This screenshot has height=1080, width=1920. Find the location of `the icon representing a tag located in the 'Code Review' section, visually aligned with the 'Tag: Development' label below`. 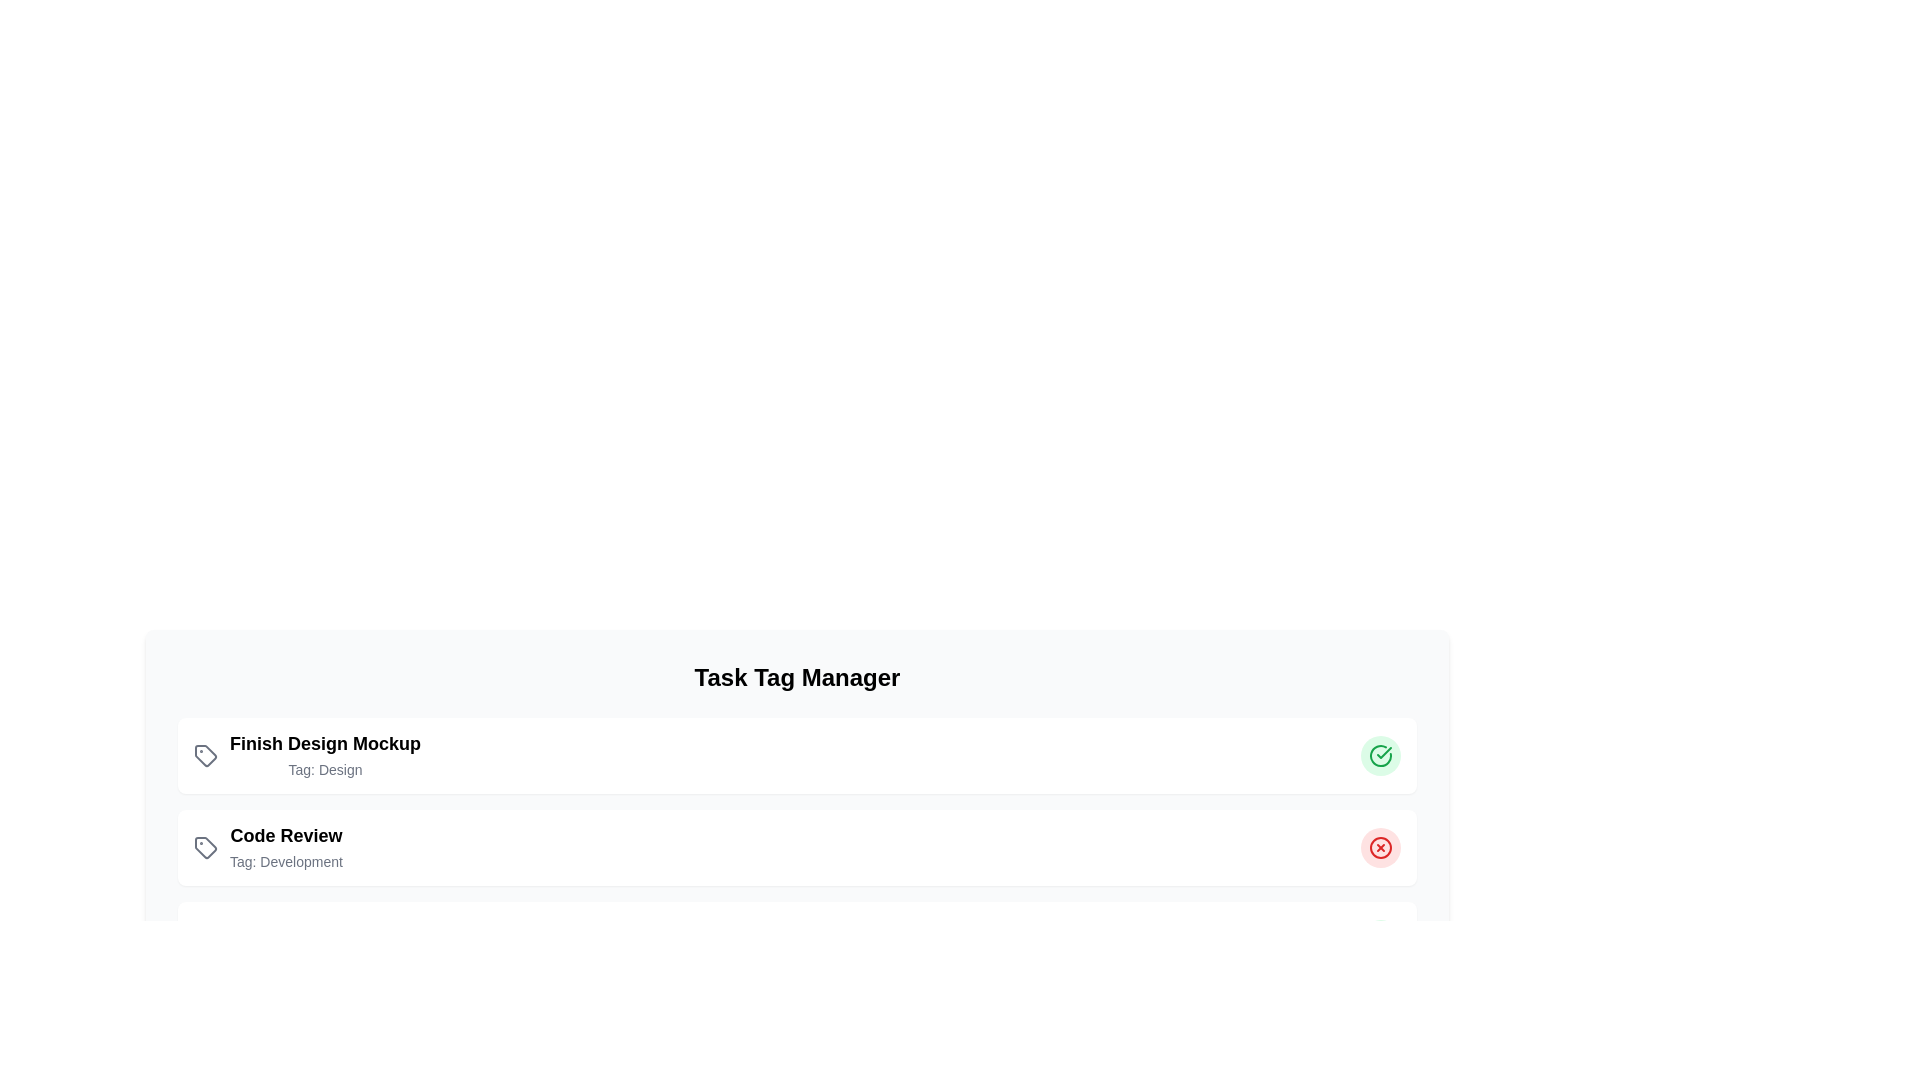

the icon representing a tag located in the 'Code Review' section, visually aligned with the 'Tag: Development' label below is located at coordinates (206, 848).